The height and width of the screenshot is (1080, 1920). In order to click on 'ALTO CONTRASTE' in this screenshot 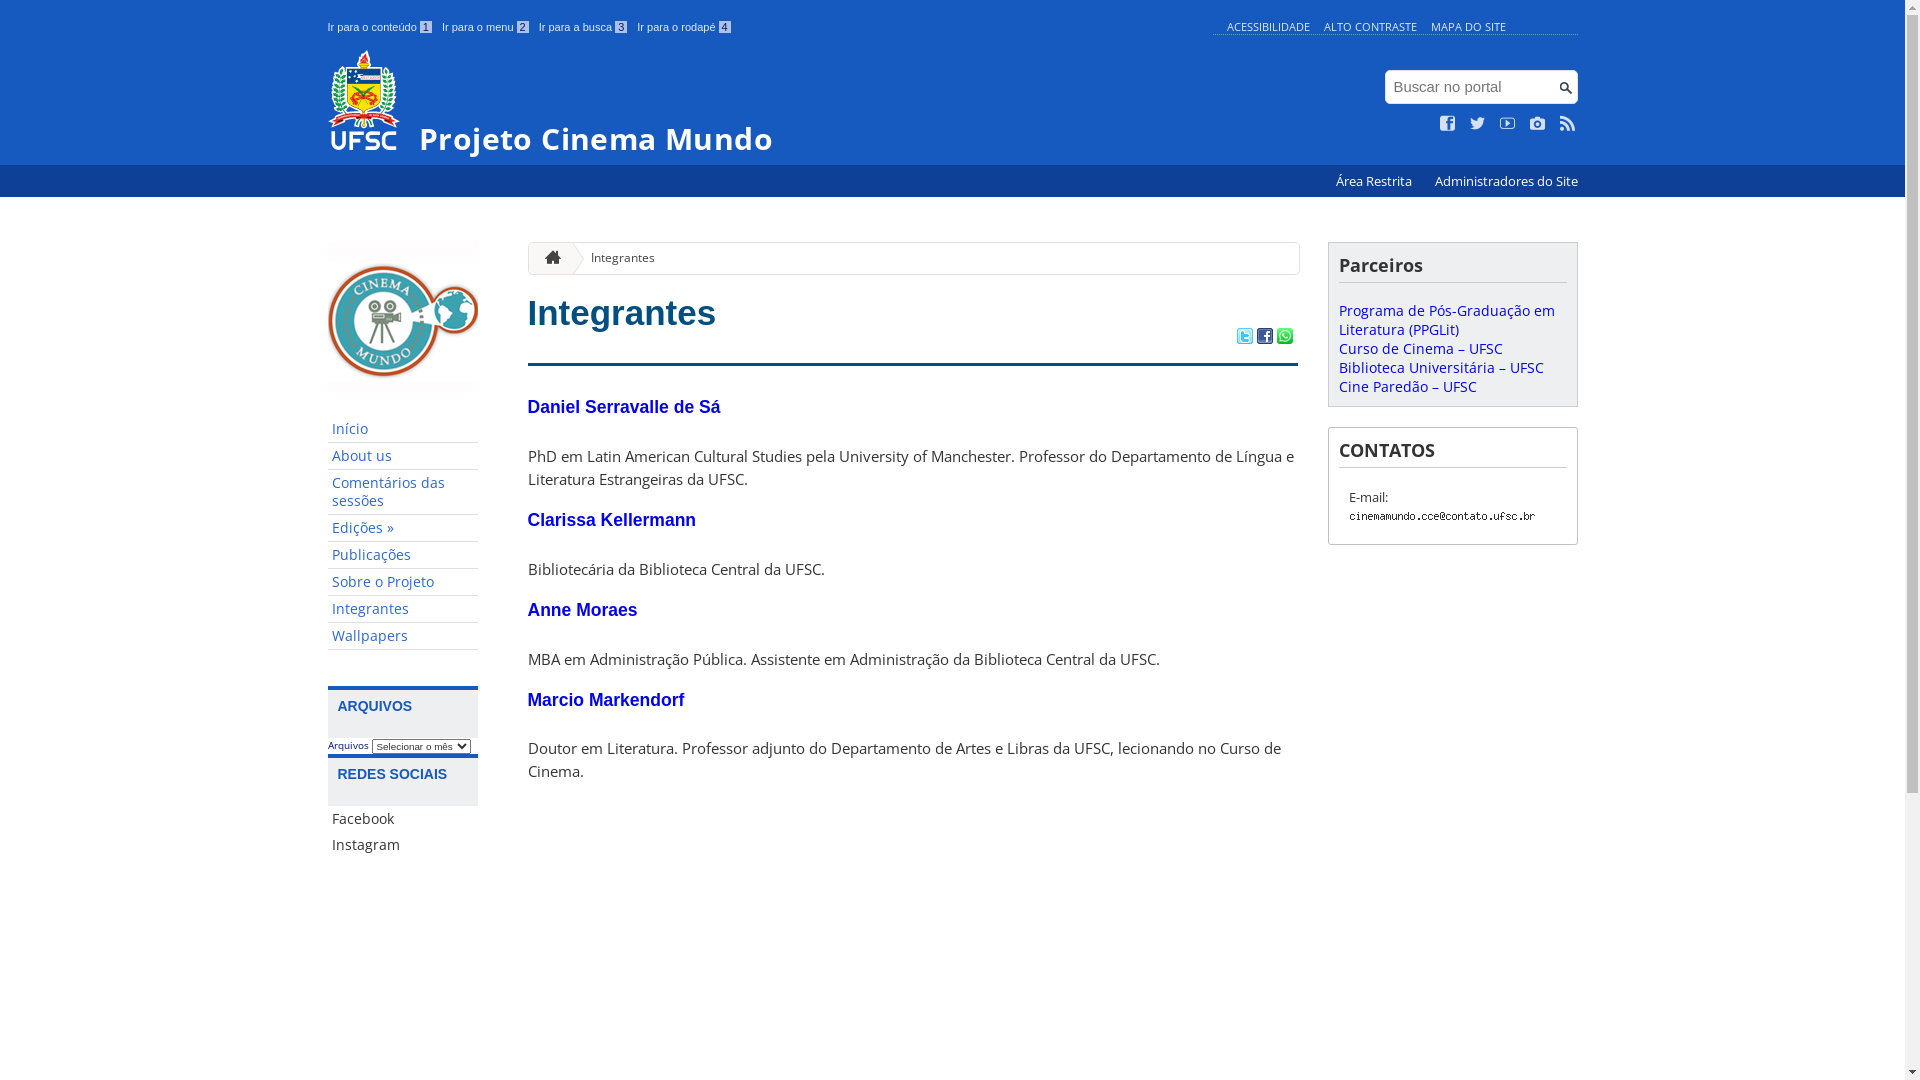, I will do `click(1369, 26)`.